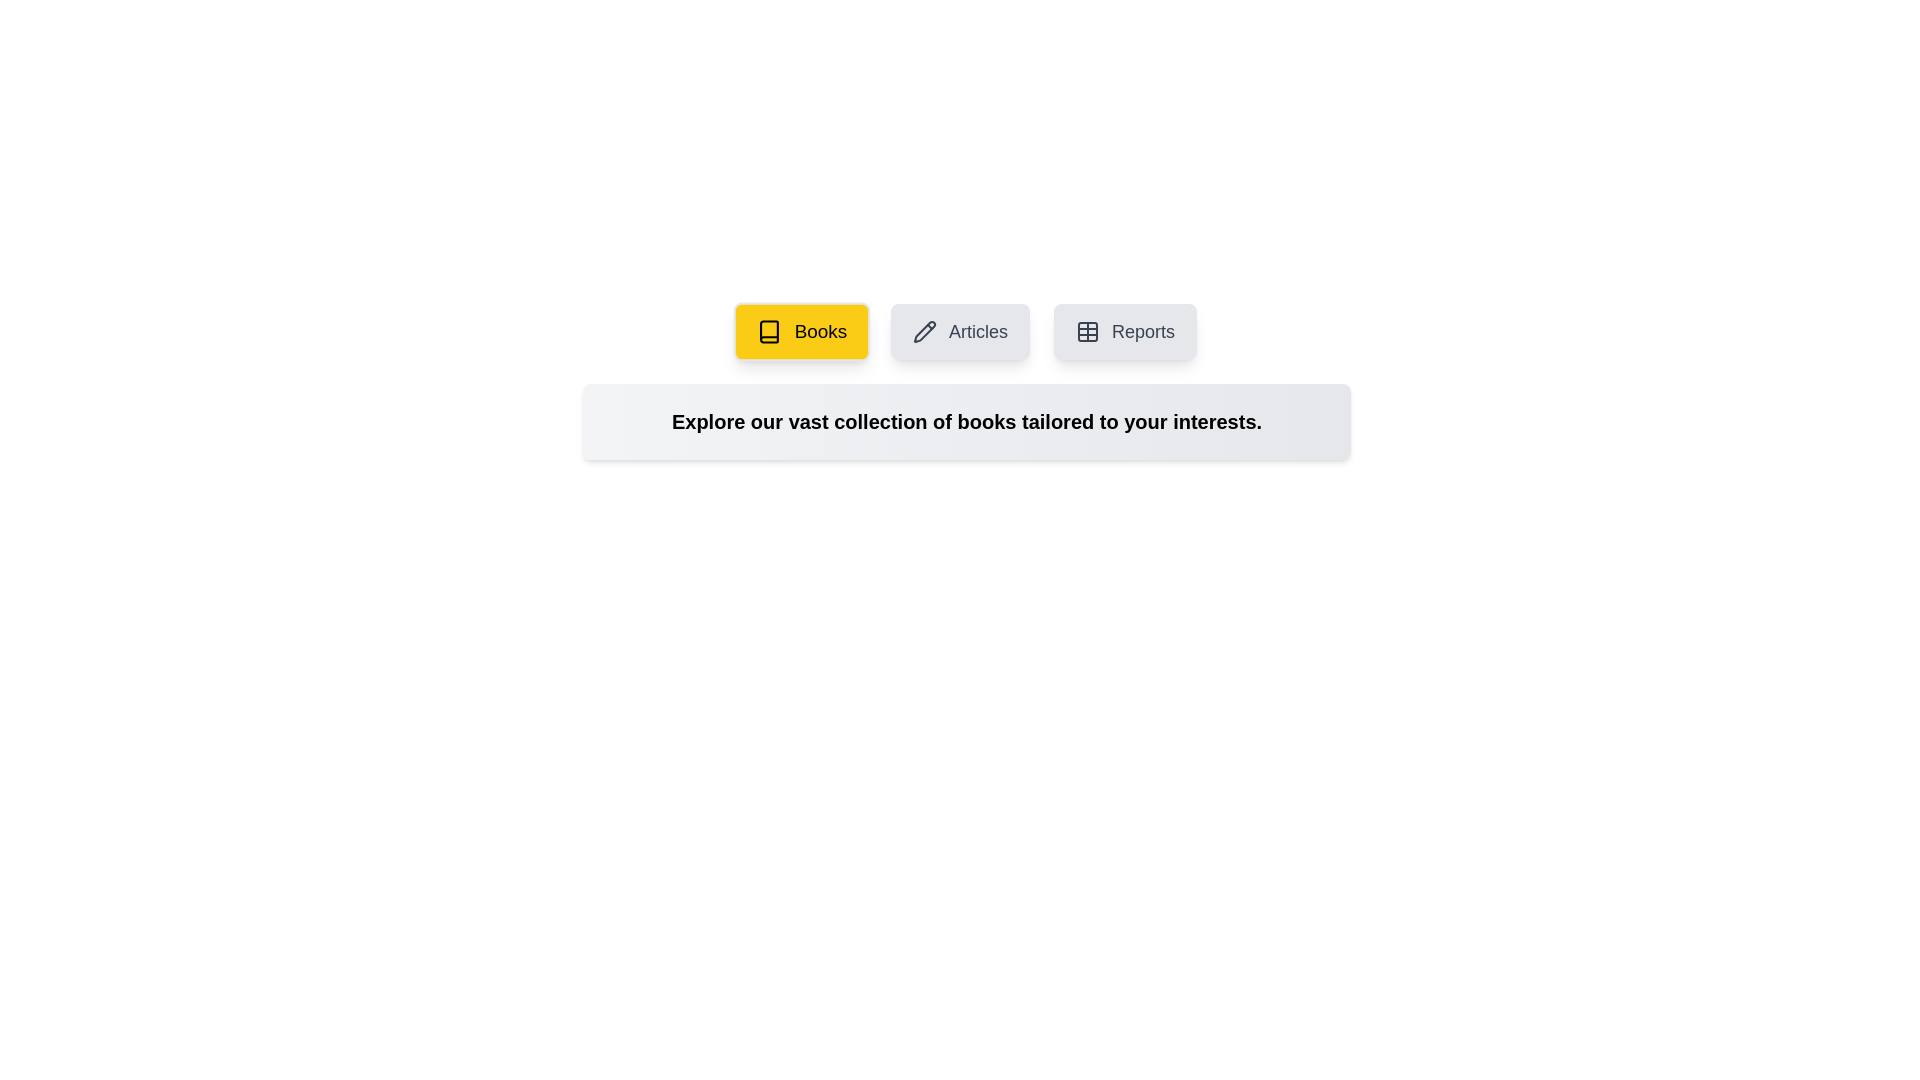 This screenshot has width=1920, height=1080. I want to click on the static text box with rounded corners and a light gray gradient background that contains the text 'Explore our vast collection of books tailored to your interests.', so click(966, 420).